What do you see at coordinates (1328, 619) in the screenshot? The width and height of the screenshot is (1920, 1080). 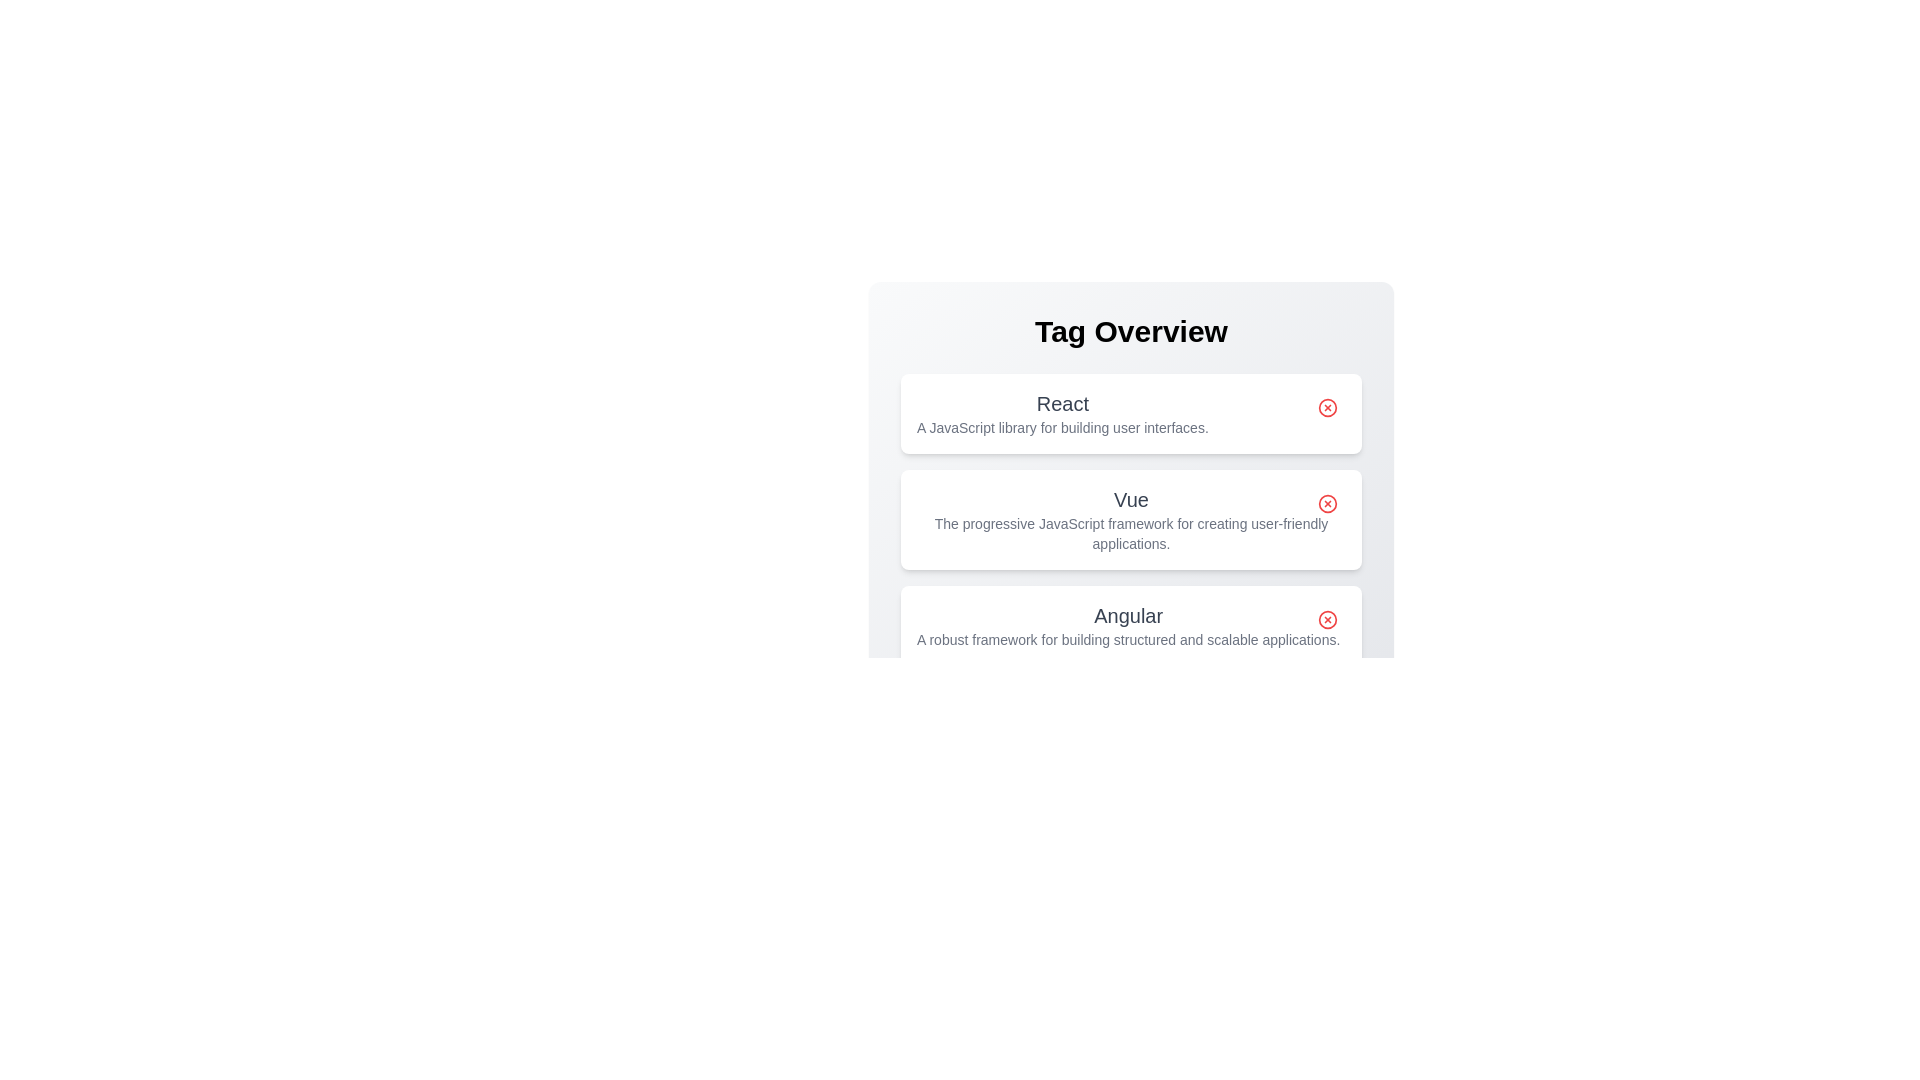 I see `close button on the tag labeled Angular` at bounding box center [1328, 619].